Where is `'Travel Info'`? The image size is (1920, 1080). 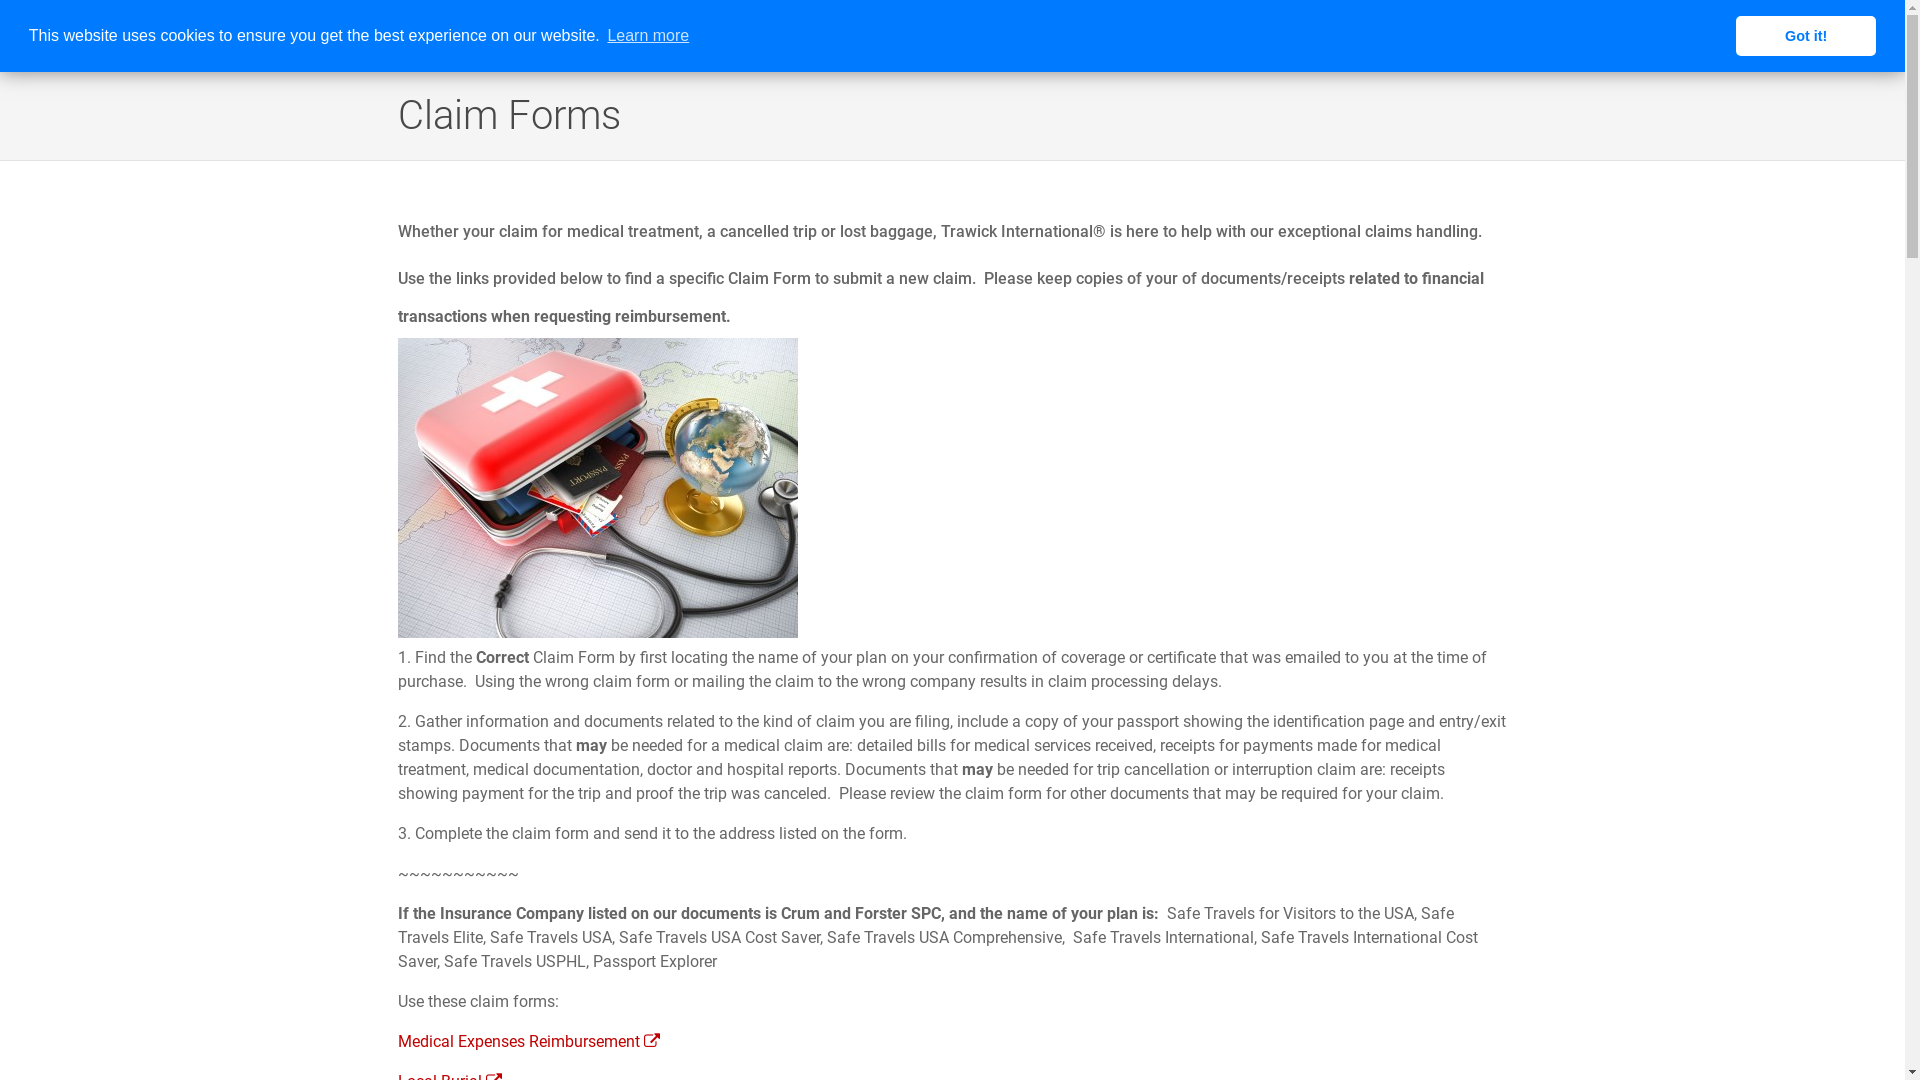
'Travel Info' is located at coordinates (1516, 35).